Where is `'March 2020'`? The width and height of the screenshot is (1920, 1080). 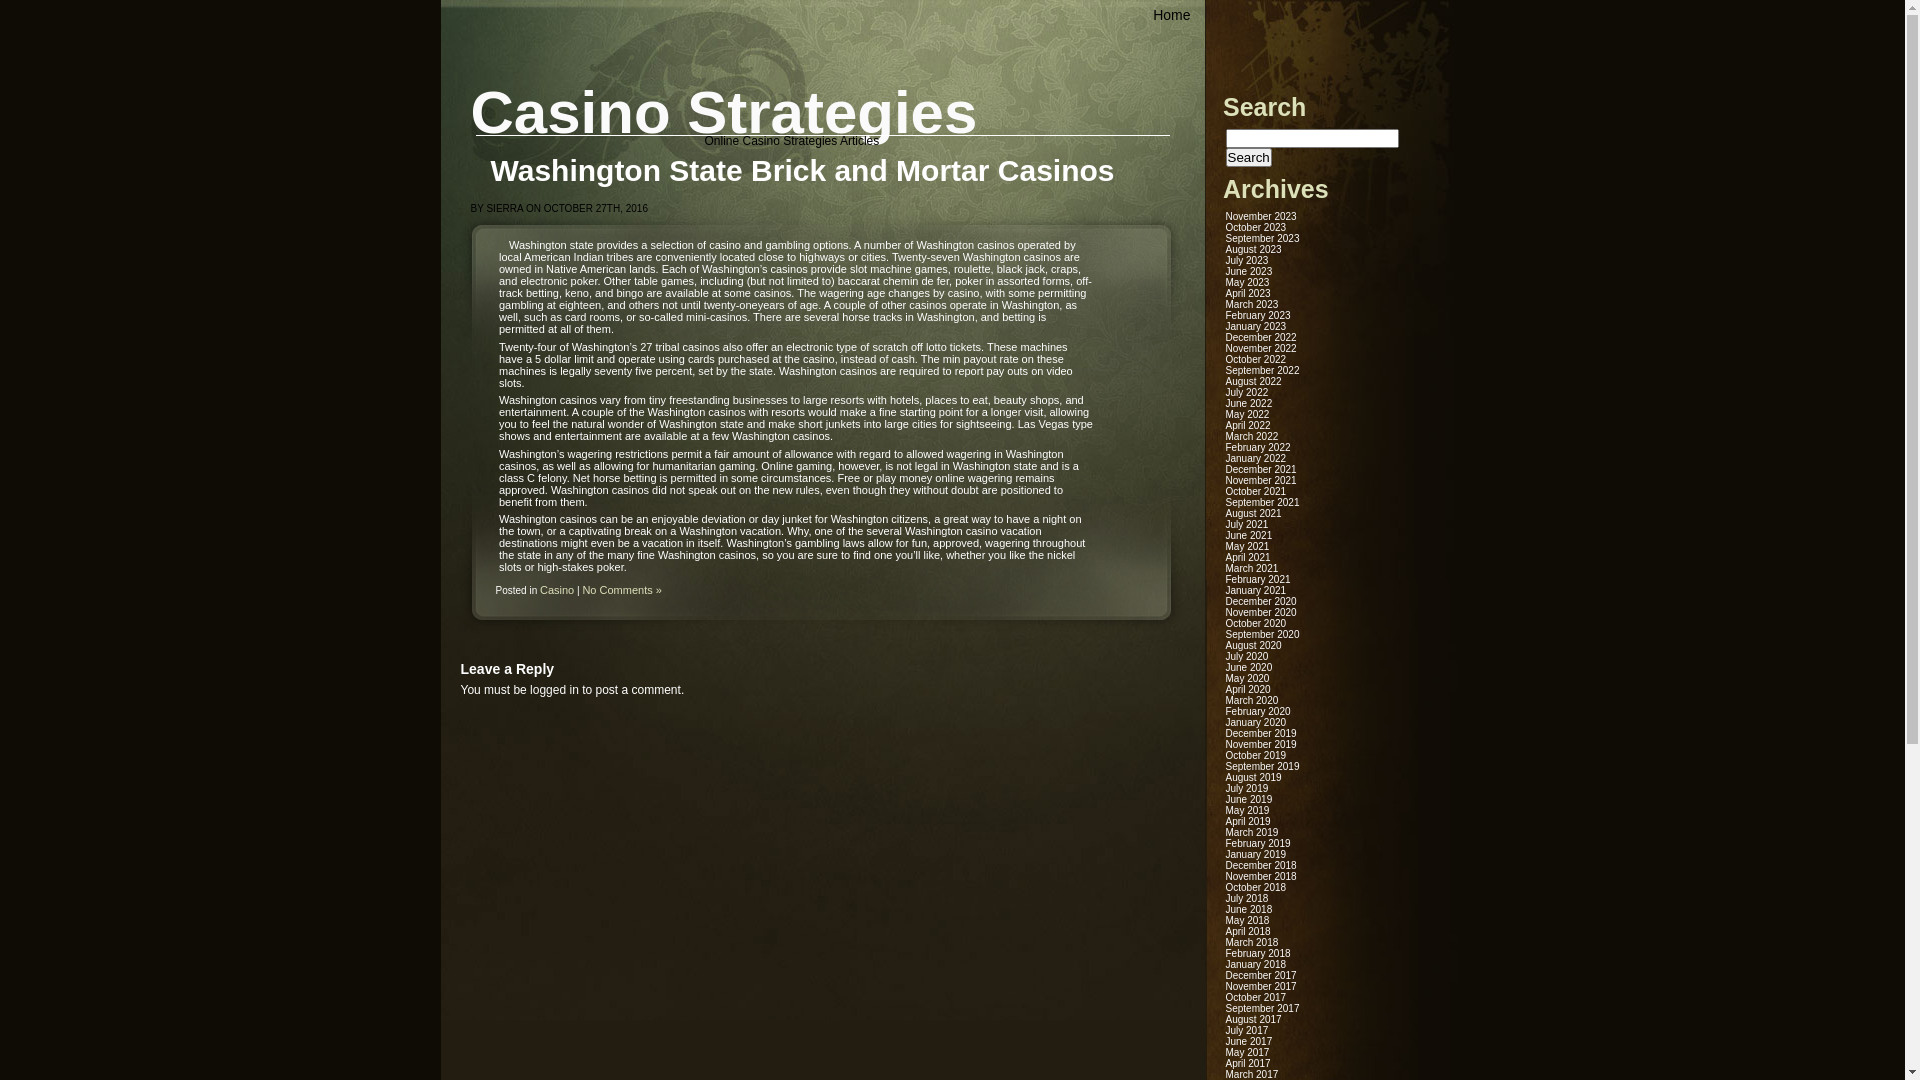 'March 2020' is located at coordinates (1251, 699).